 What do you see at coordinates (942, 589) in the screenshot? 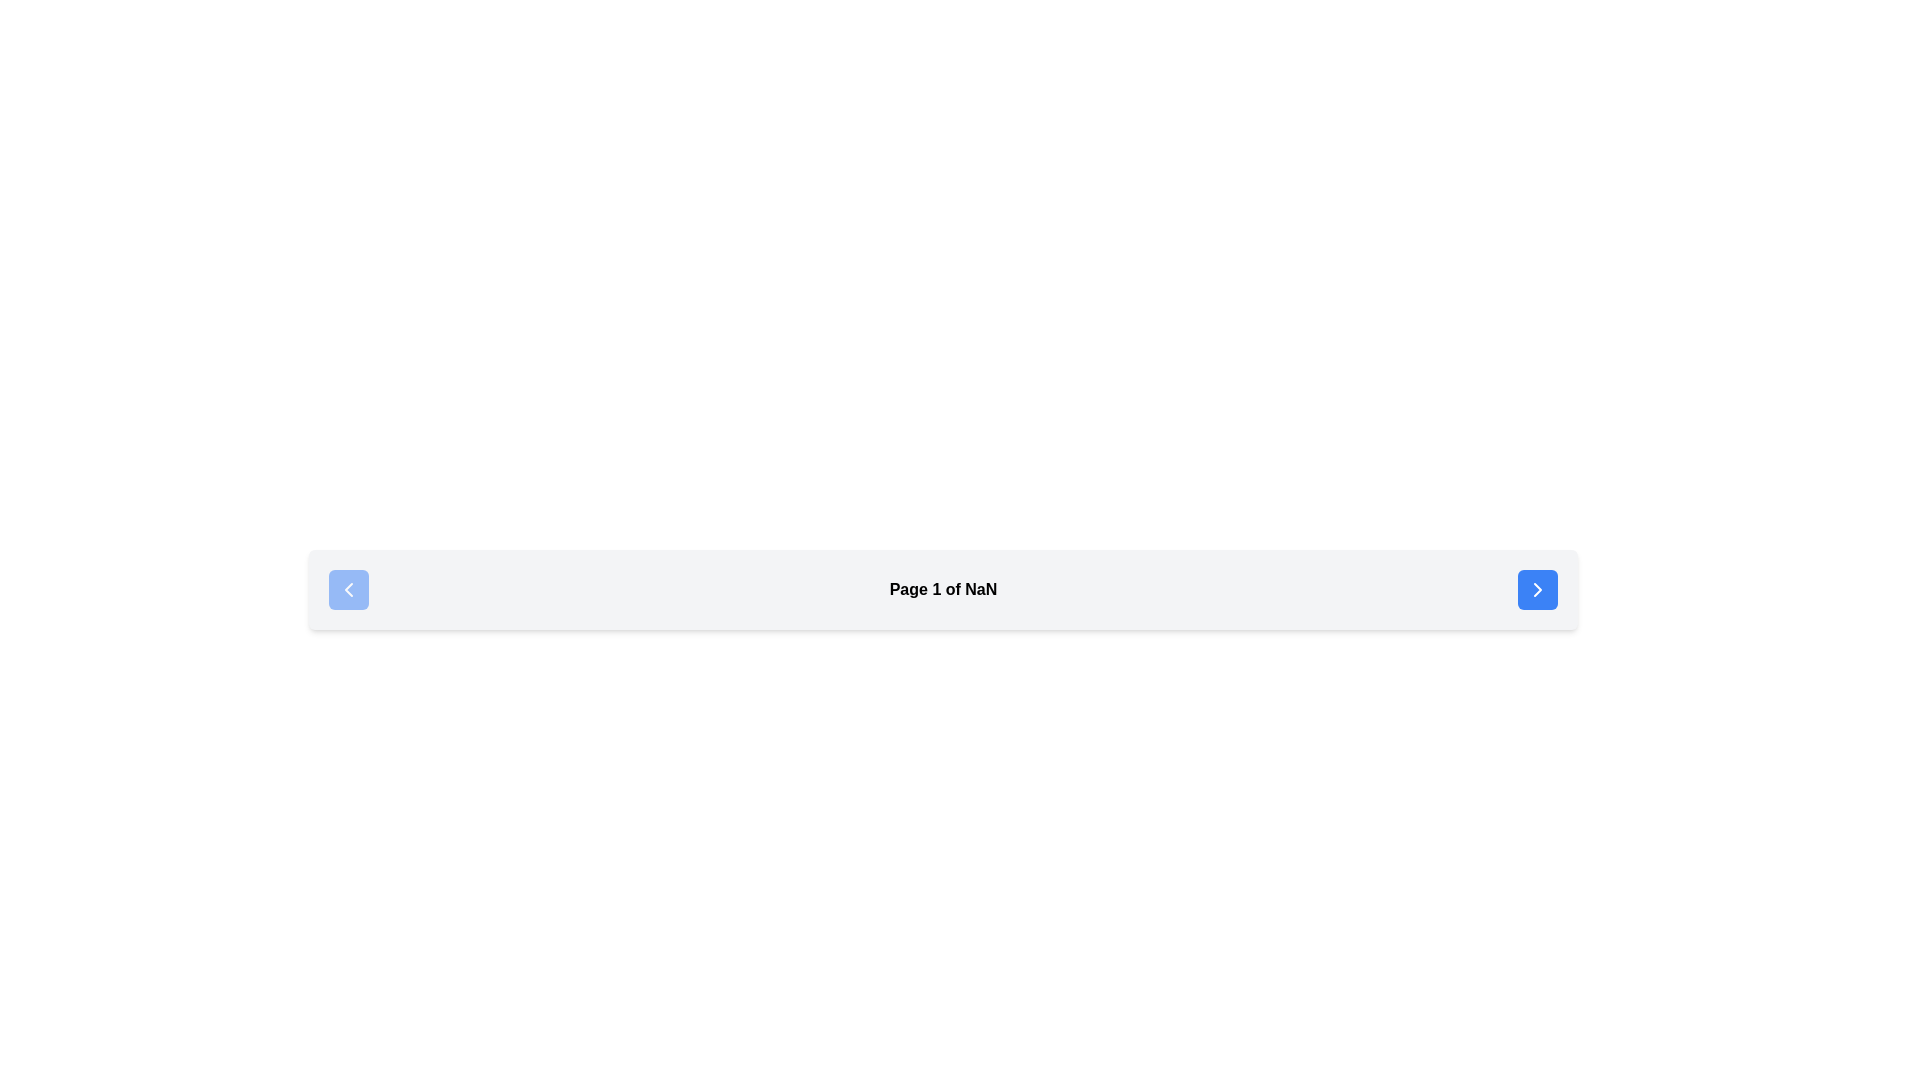
I see `the static text displaying 'Page 1 of NaN' in the toolbar, which is centrally aligned and bold` at bounding box center [942, 589].